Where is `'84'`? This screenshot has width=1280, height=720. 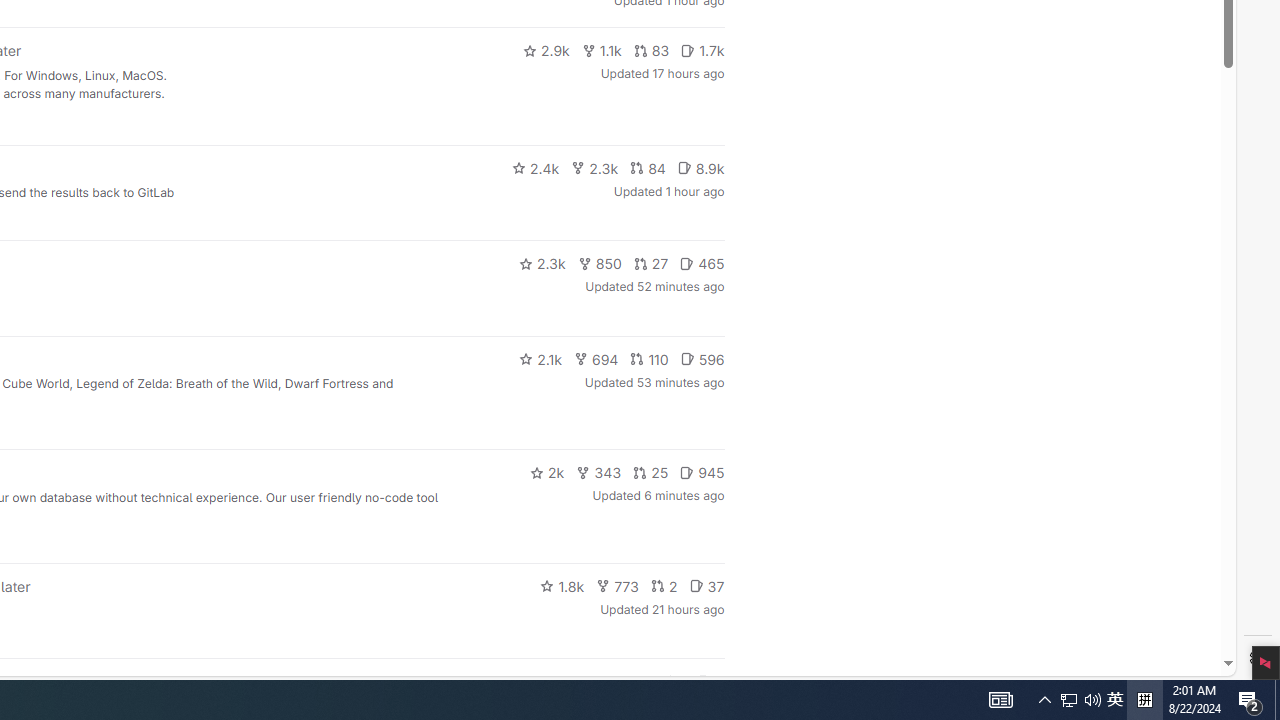 '84' is located at coordinates (647, 167).